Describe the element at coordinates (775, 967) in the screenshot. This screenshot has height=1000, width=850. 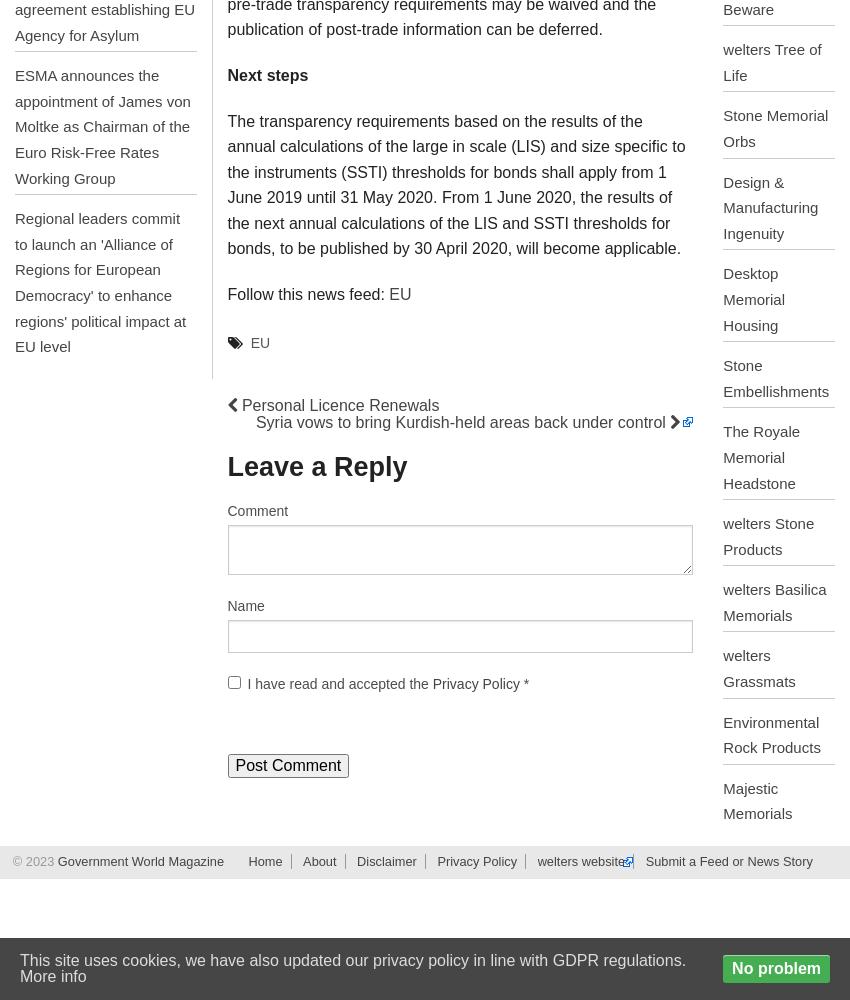
I see `'No problem'` at that location.